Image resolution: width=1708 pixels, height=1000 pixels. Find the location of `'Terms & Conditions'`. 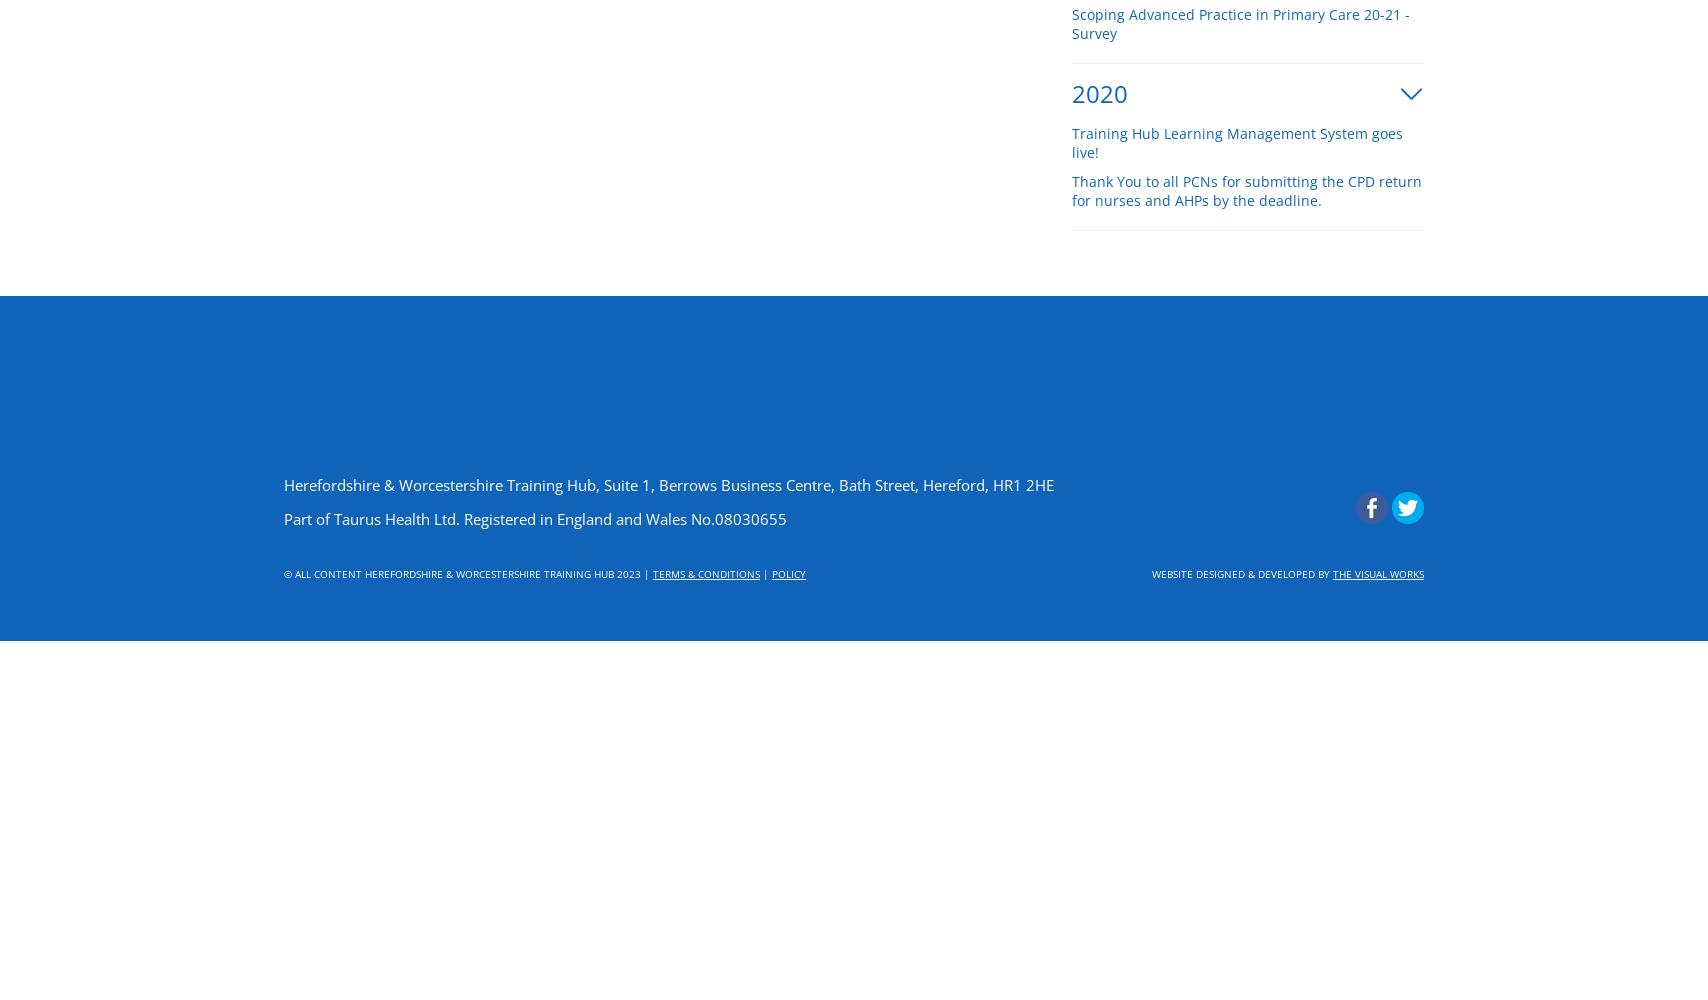

'Terms & Conditions' is located at coordinates (652, 573).